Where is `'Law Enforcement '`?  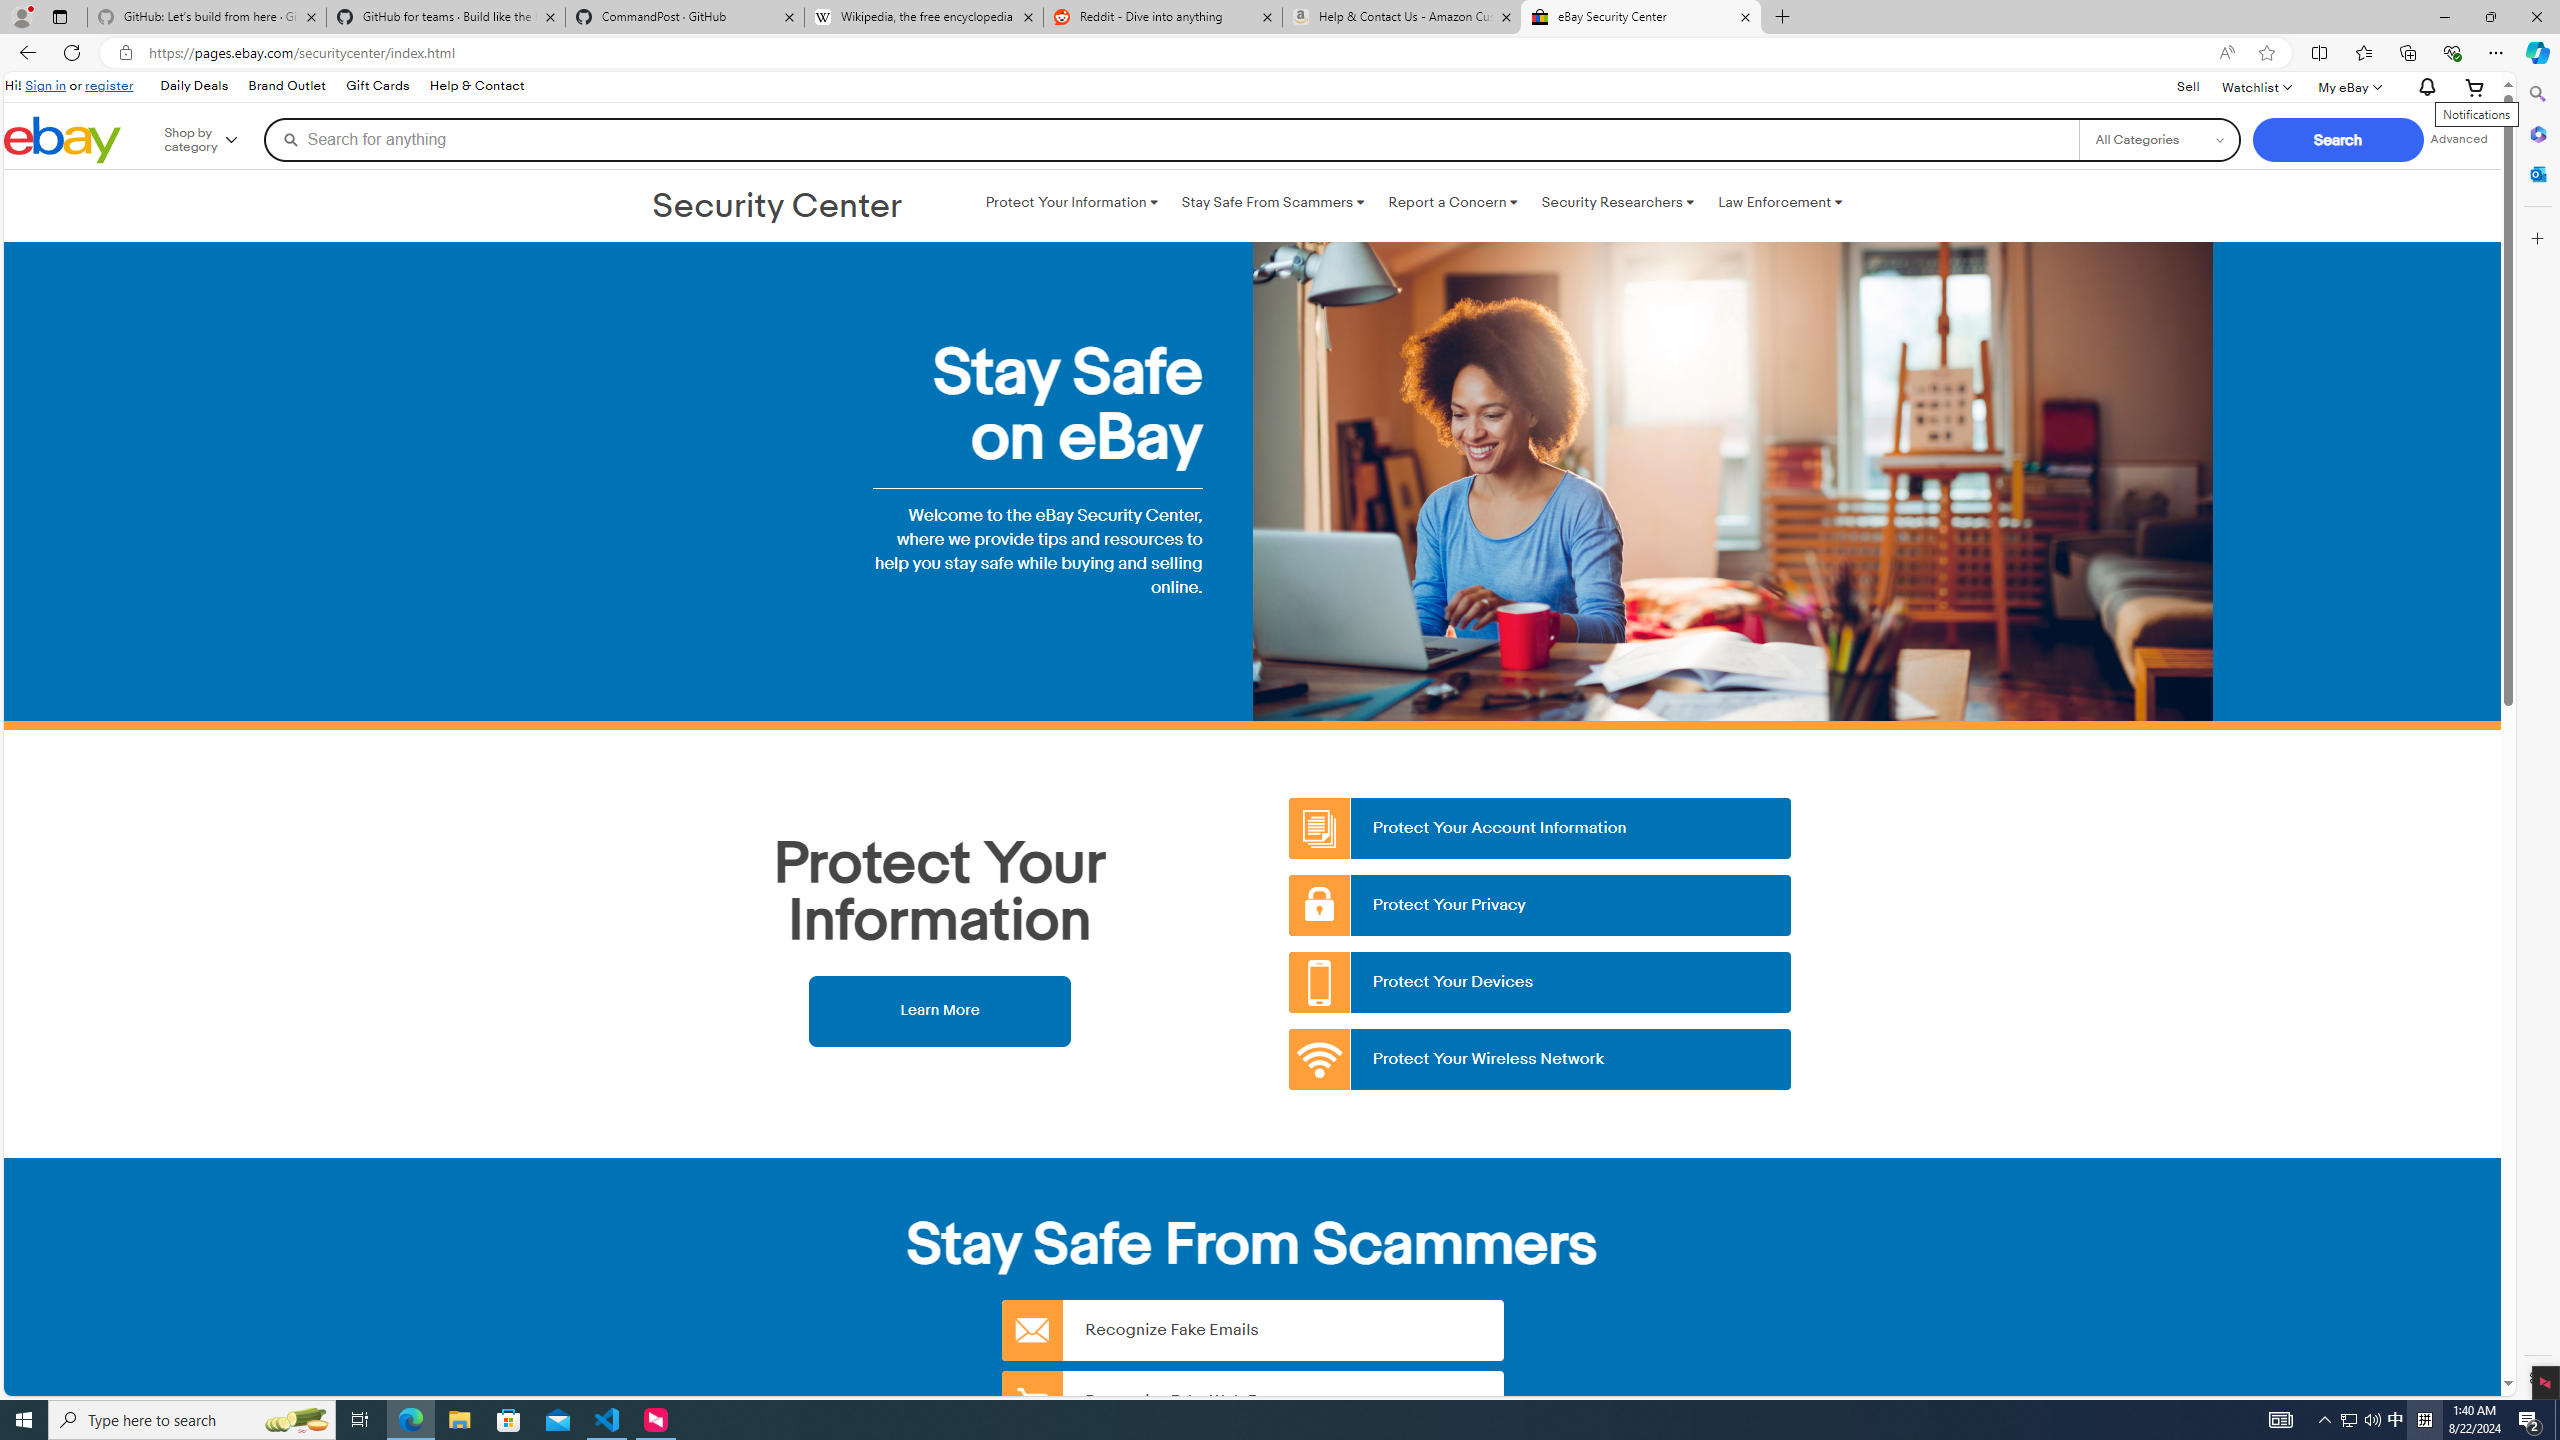
'Law Enforcement ' is located at coordinates (1780, 202).